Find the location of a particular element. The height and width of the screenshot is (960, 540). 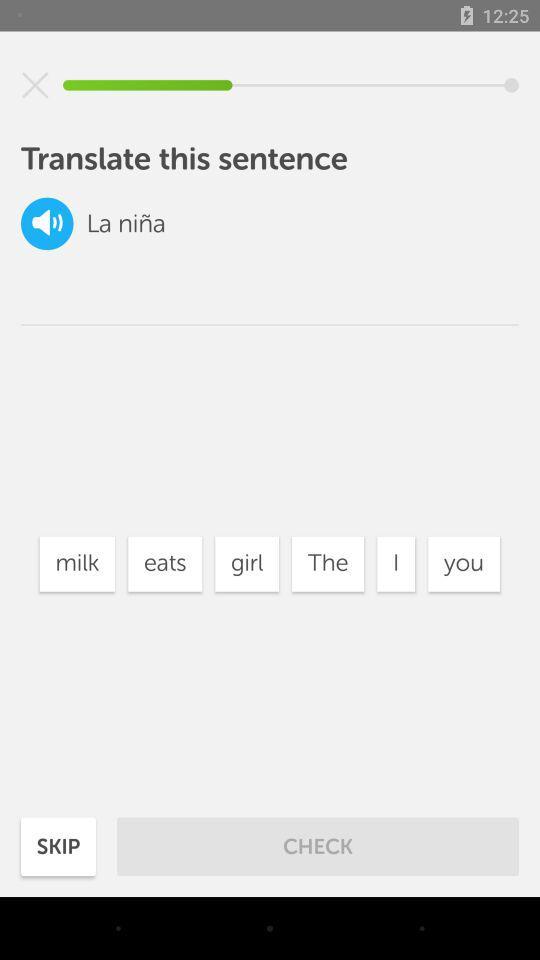

item to the left of you is located at coordinates (396, 564).